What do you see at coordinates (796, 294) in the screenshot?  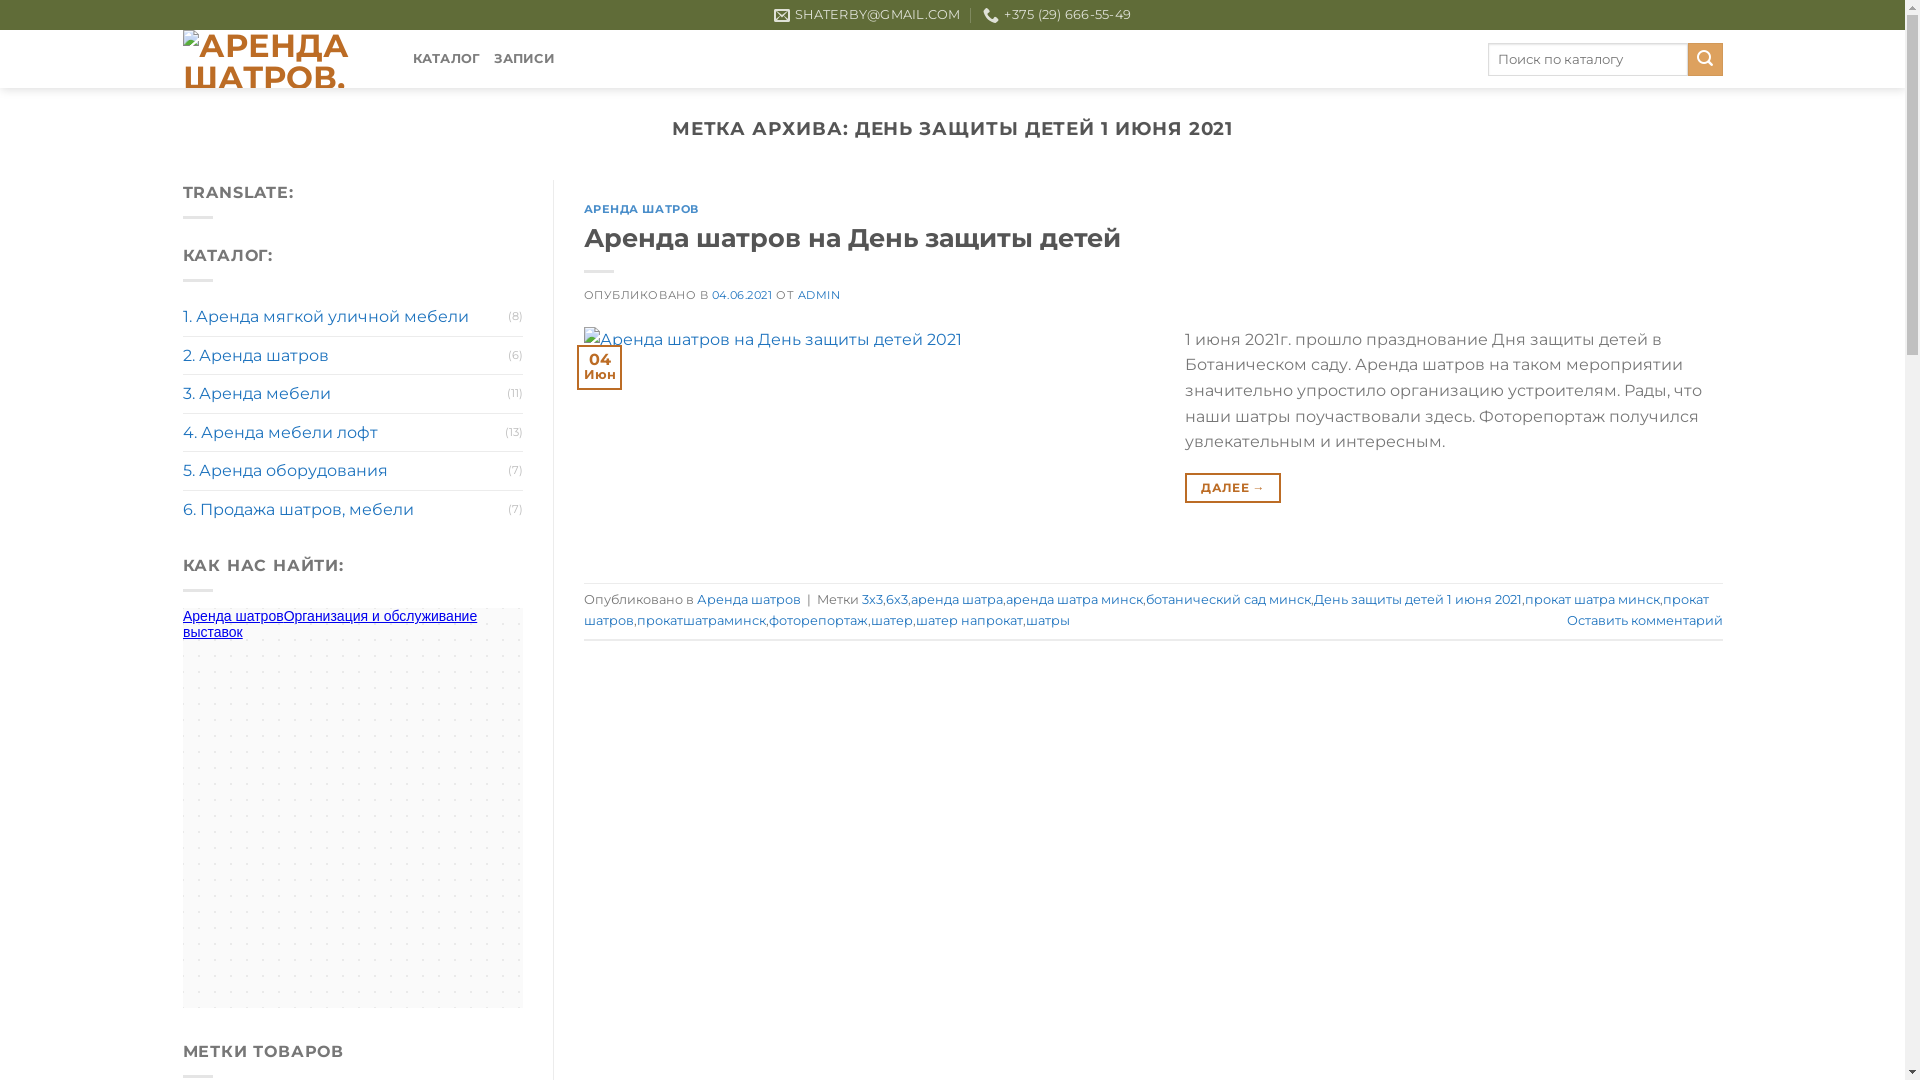 I see `'ADMIN'` at bounding box center [796, 294].